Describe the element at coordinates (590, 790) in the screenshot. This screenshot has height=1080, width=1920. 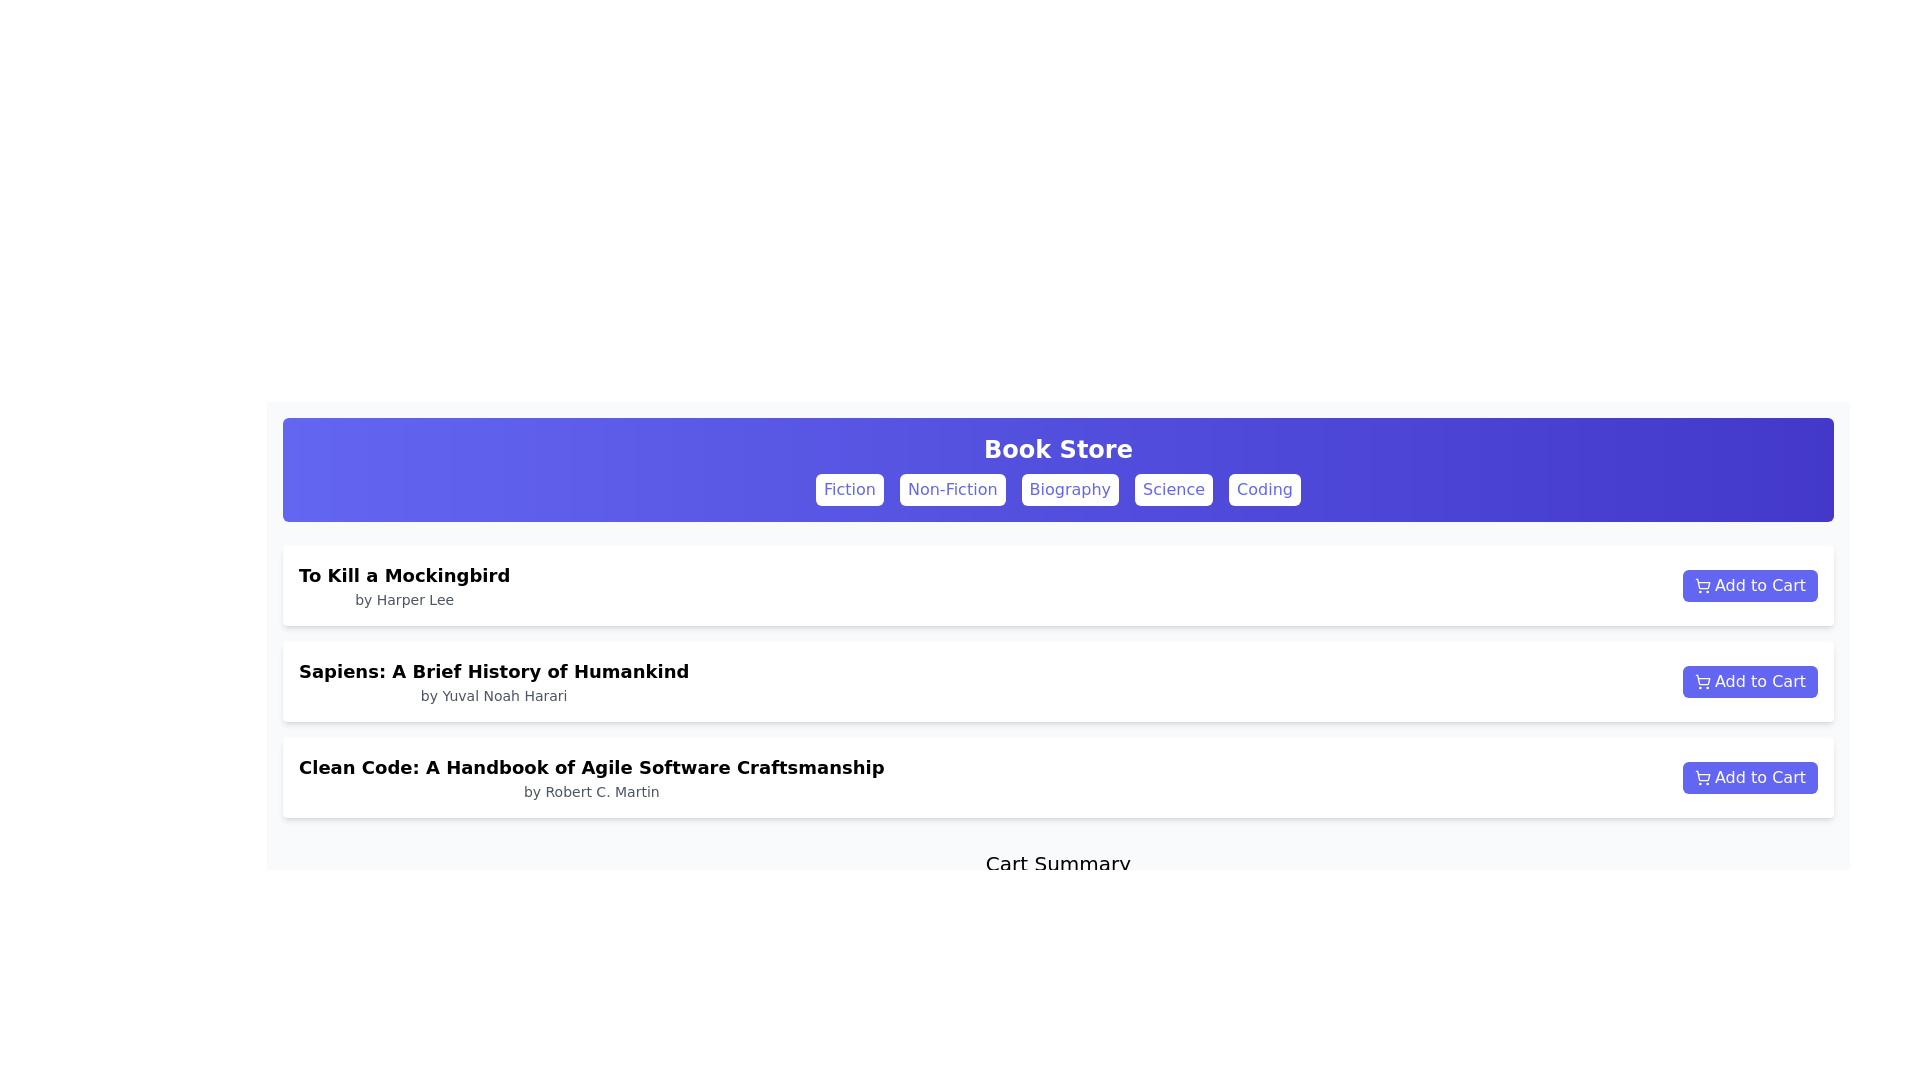
I see `non-interactive text element displaying the author's name 'Robert C. Martin', which is located beneath the main title of the book 'Clean Code: A Handbook of Agile Software Craftsmanship'` at that location.